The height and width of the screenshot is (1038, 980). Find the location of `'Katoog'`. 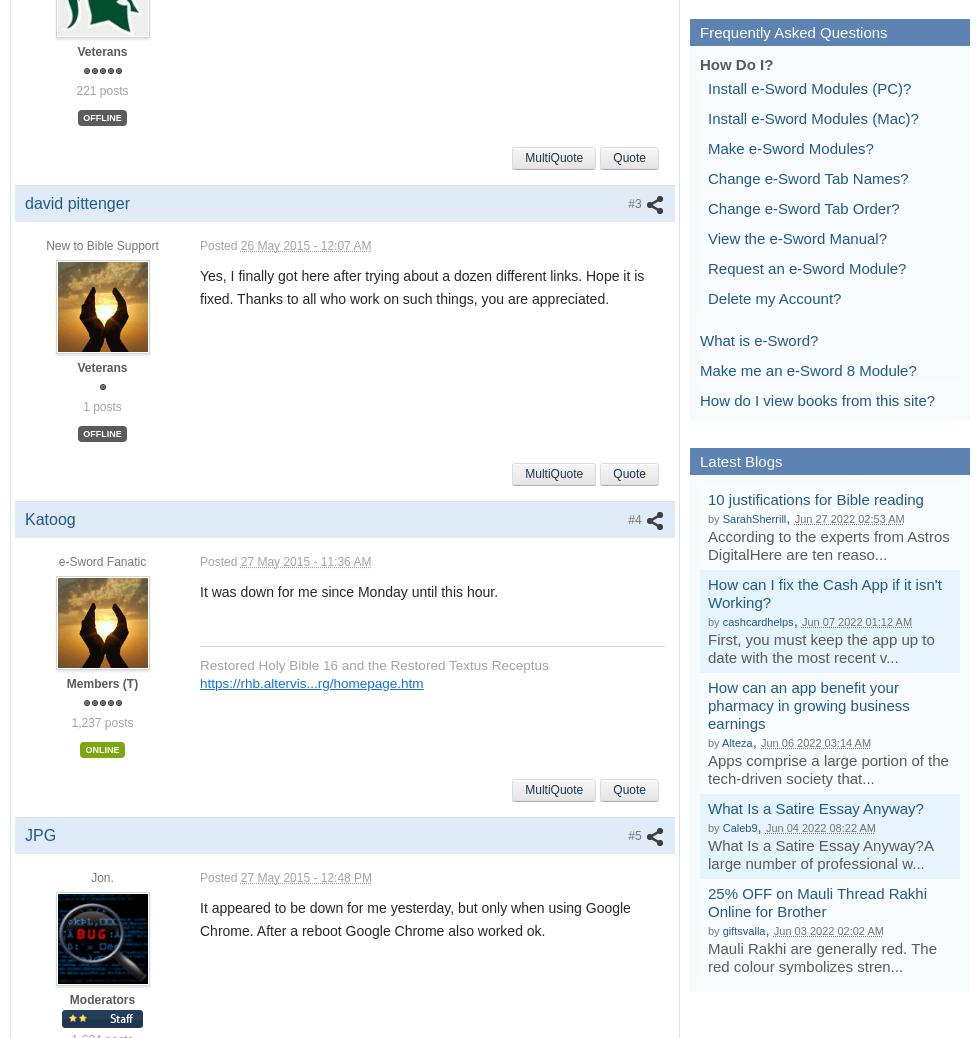

'Katoog' is located at coordinates (49, 519).